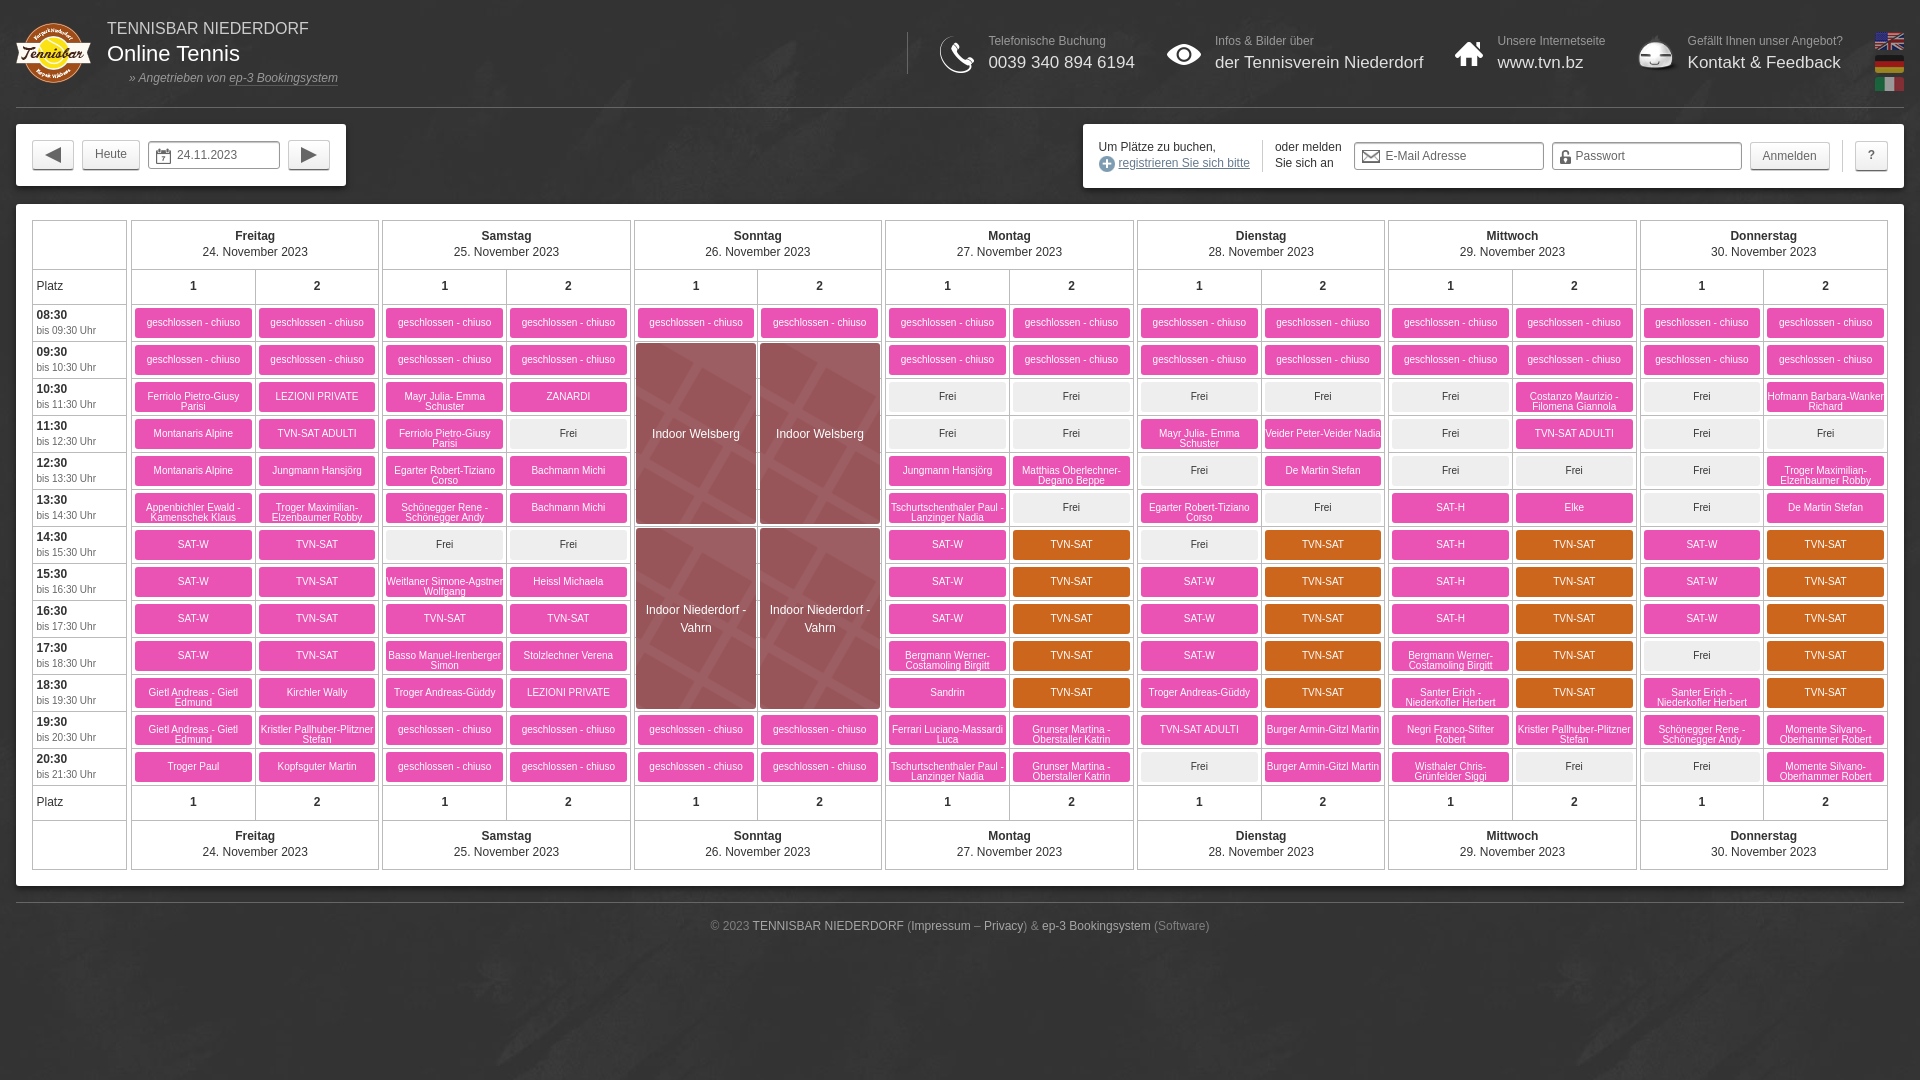 The image size is (1920, 1080). What do you see at coordinates (1766, 766) in the screenshot?
I see `'Momente Silvano-Oberhammer Robert'` at bounding box center [1766, 766].